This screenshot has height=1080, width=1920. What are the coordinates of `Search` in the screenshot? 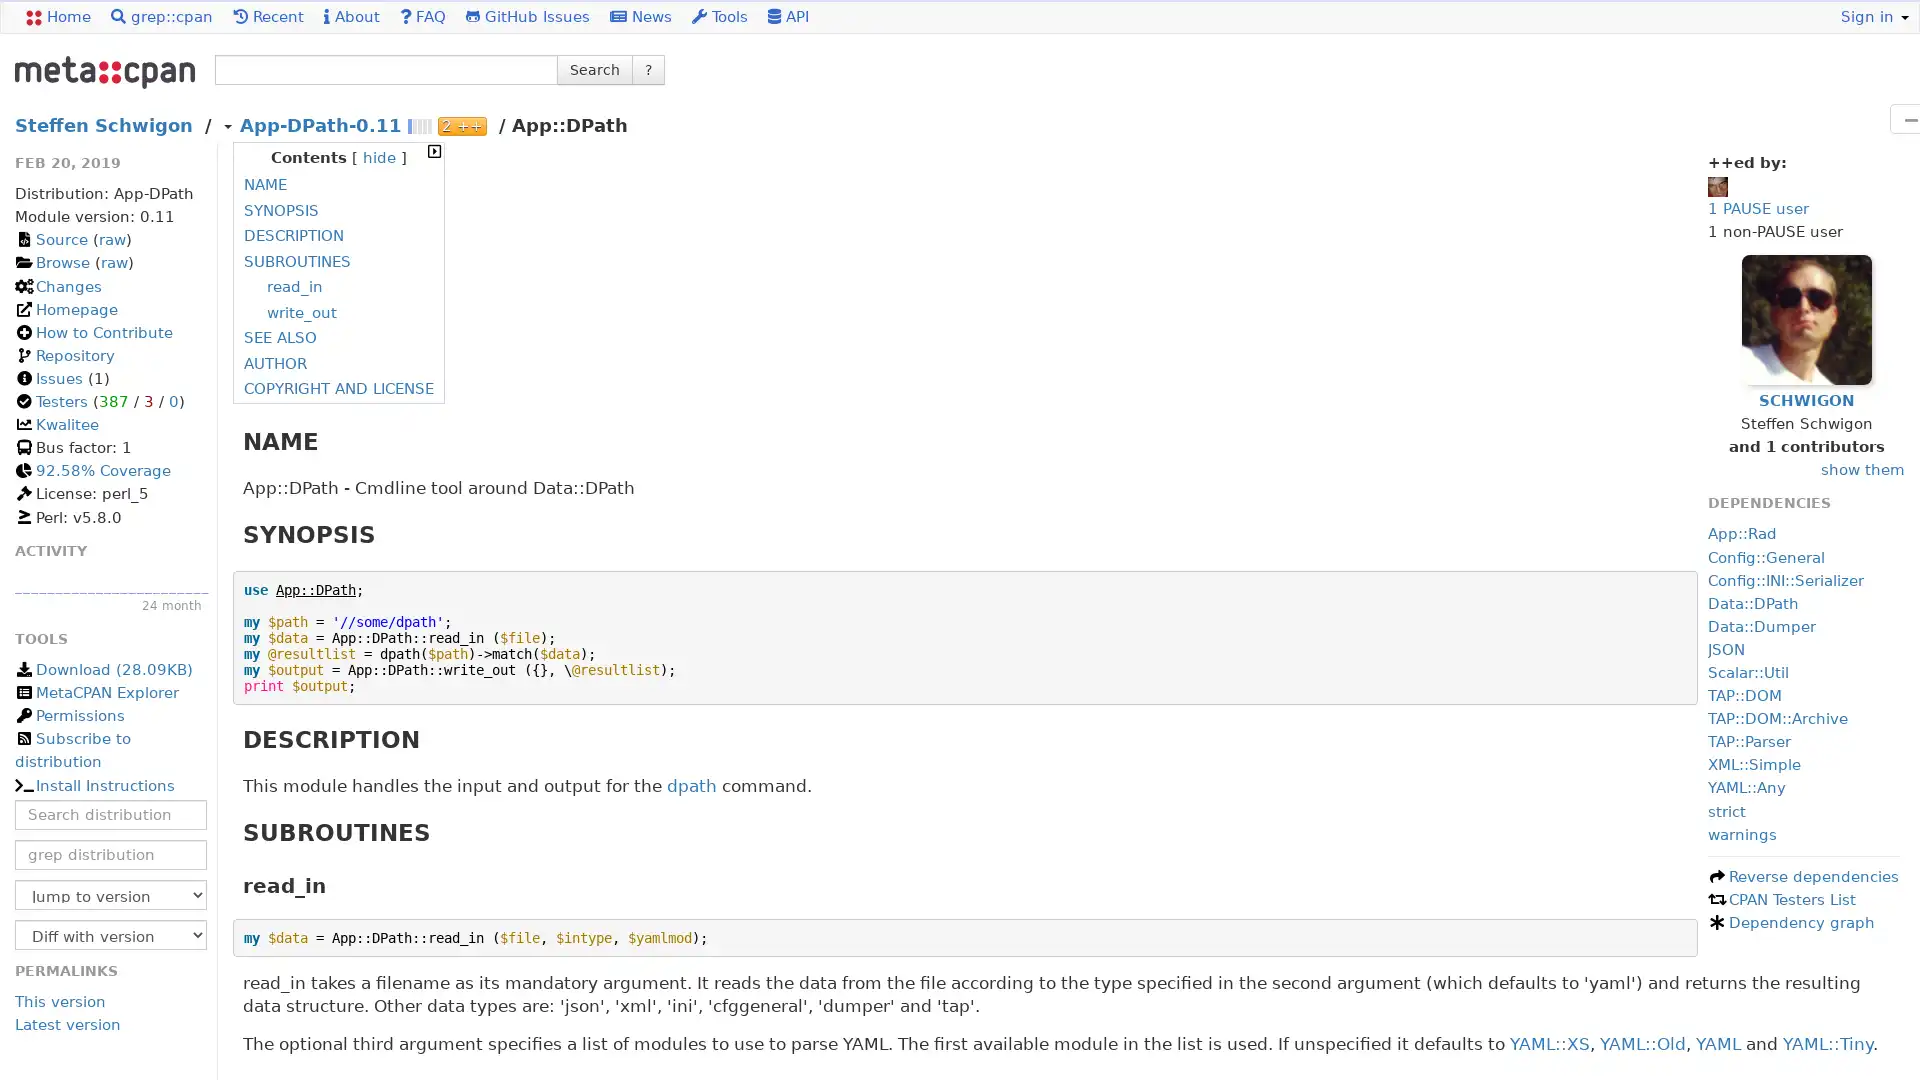 It's located at (594, 68).